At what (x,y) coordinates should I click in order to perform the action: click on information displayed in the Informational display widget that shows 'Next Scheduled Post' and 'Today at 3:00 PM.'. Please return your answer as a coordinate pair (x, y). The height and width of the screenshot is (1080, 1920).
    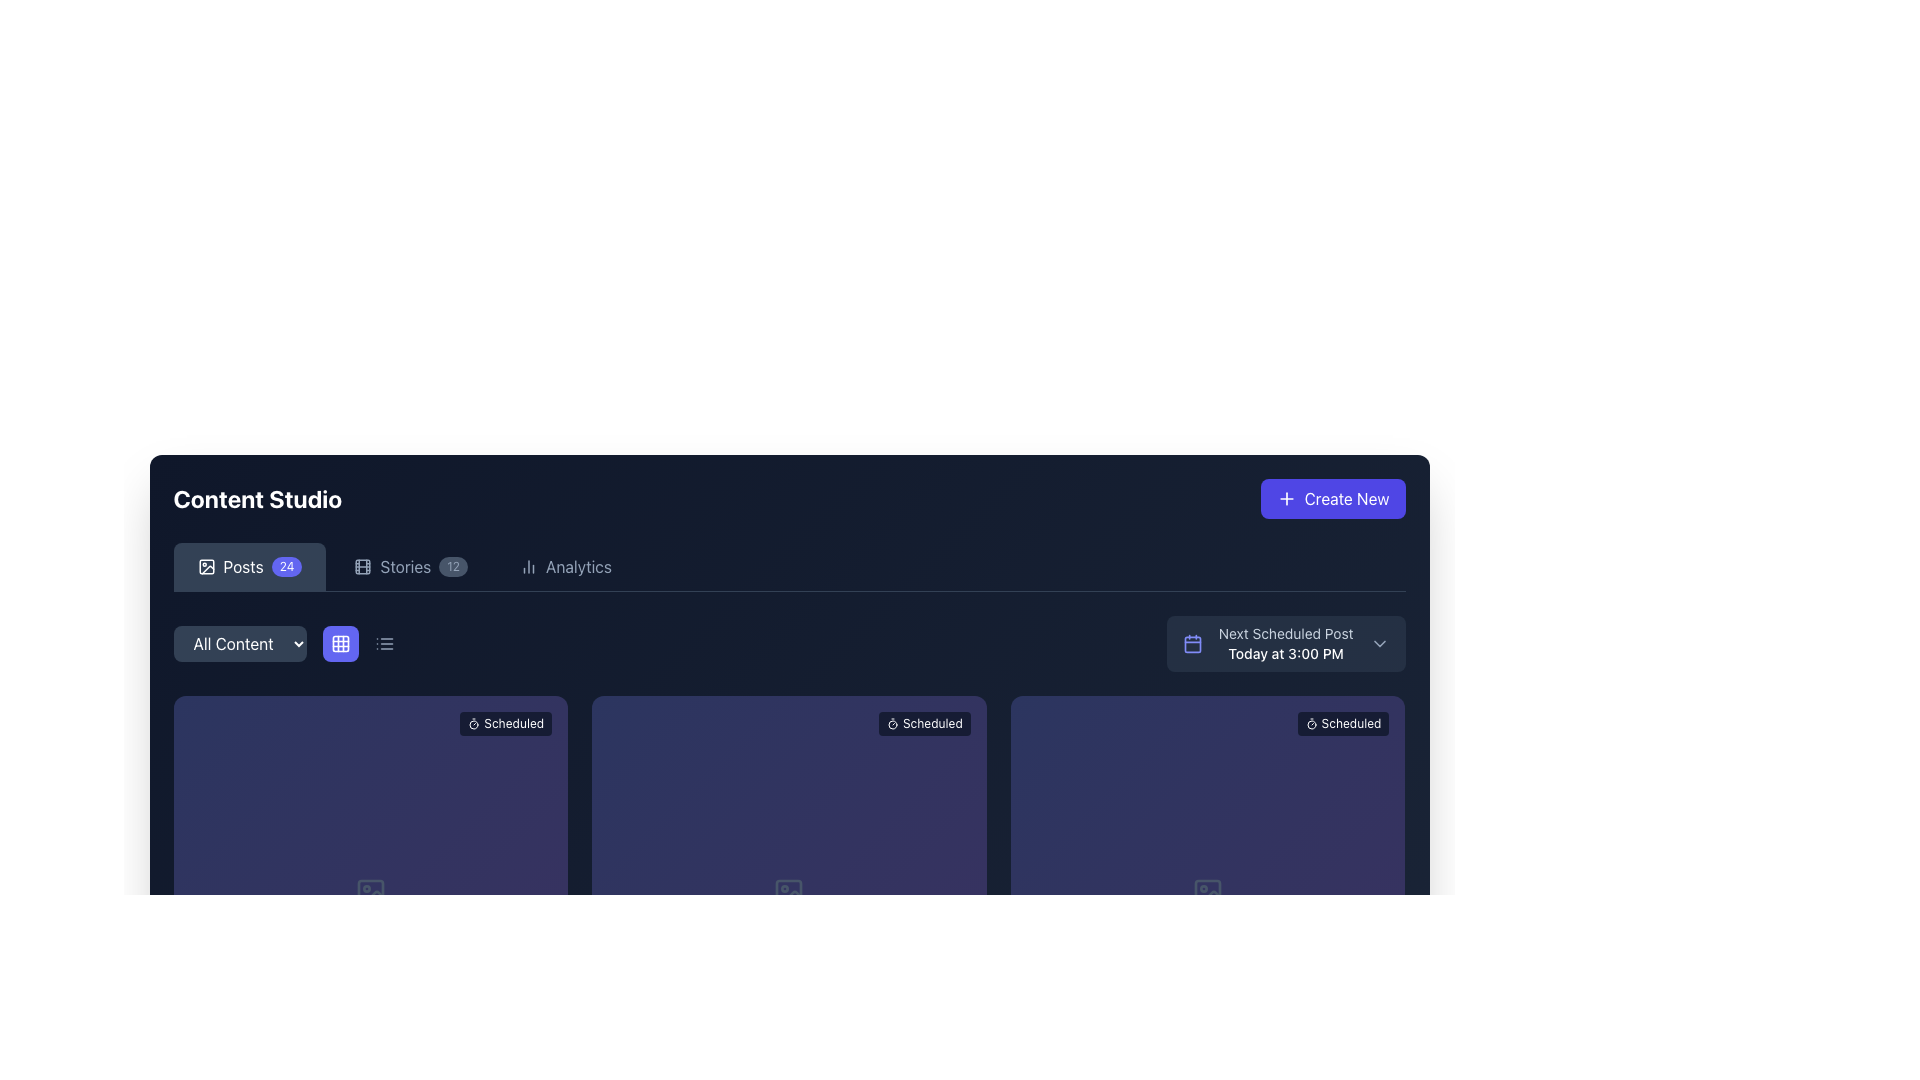
    Looking at the image, I should click on (1286, 644).